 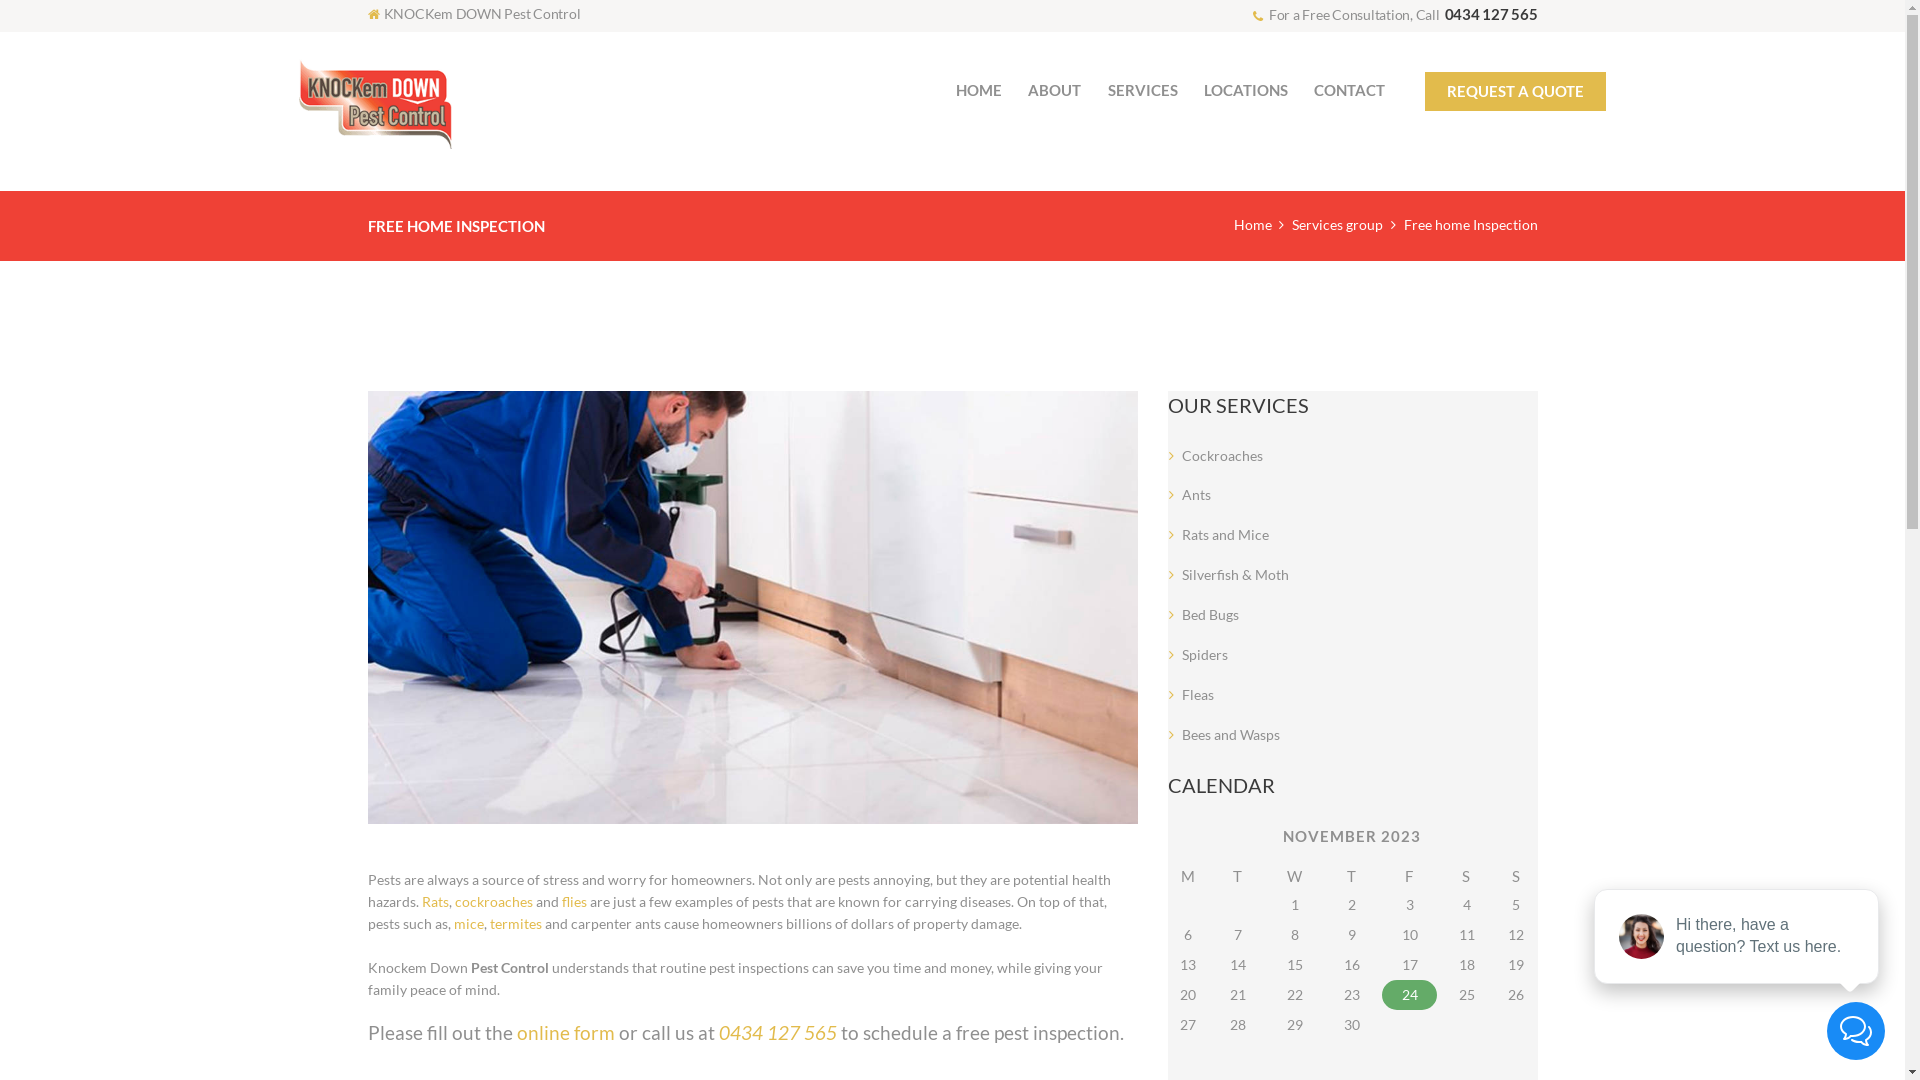 I want to click on 'Rats and Mice', so click(x=1224, y=533).